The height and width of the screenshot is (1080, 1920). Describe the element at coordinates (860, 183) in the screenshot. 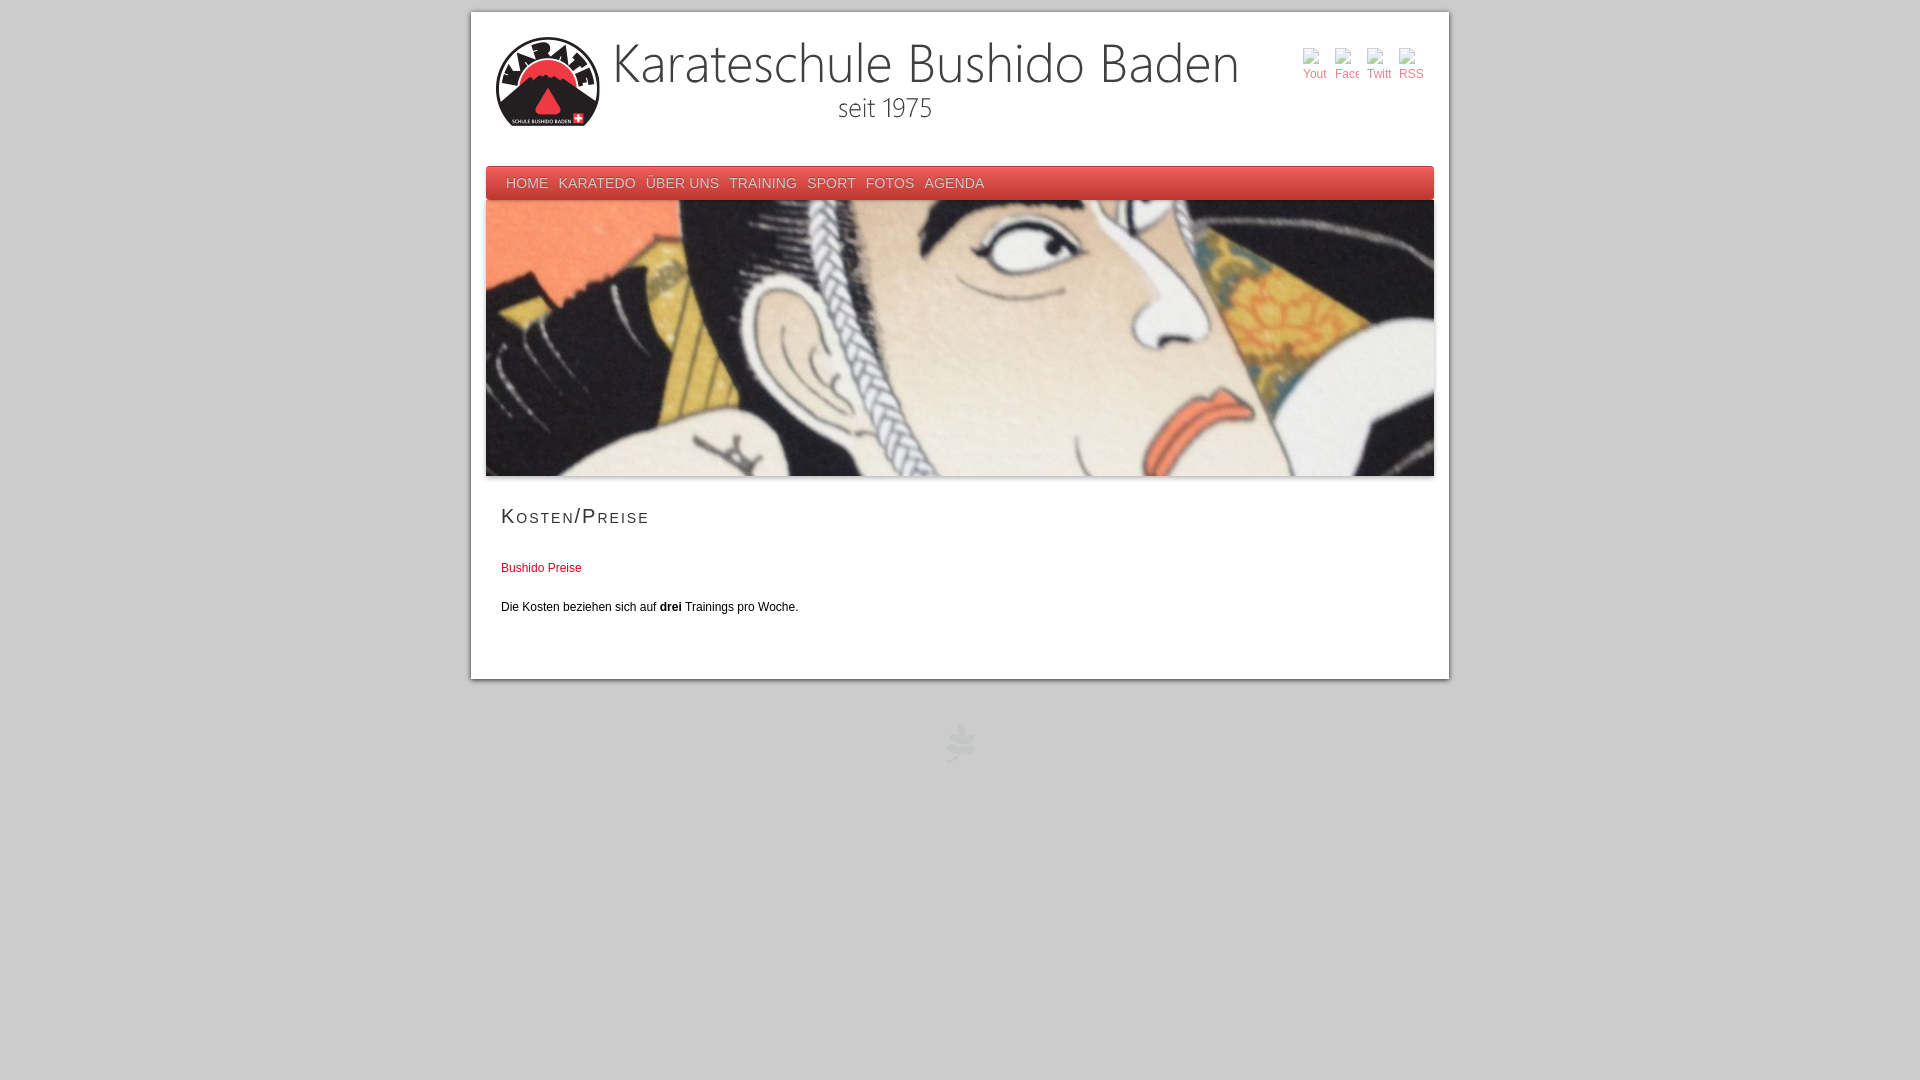

I see `'FOTOS'` at that location.